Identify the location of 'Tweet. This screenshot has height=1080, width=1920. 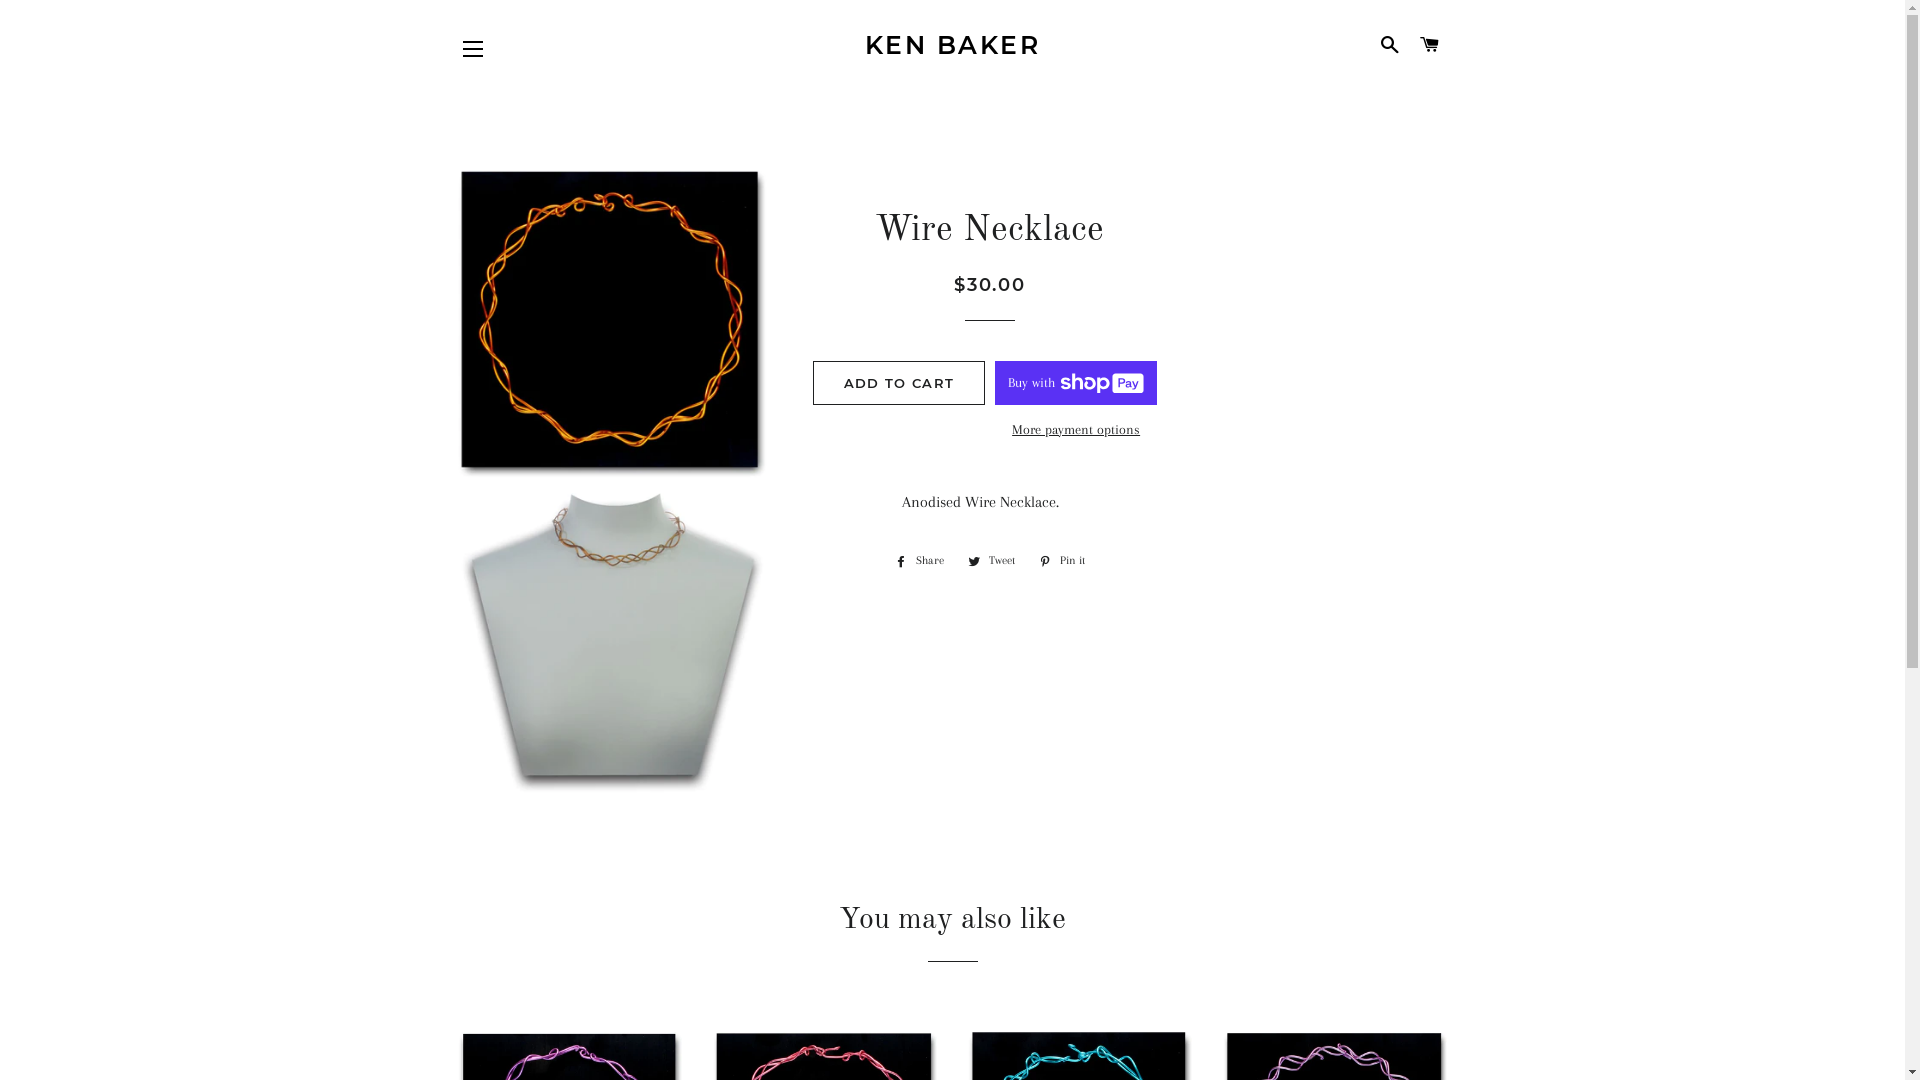
(991, 560).